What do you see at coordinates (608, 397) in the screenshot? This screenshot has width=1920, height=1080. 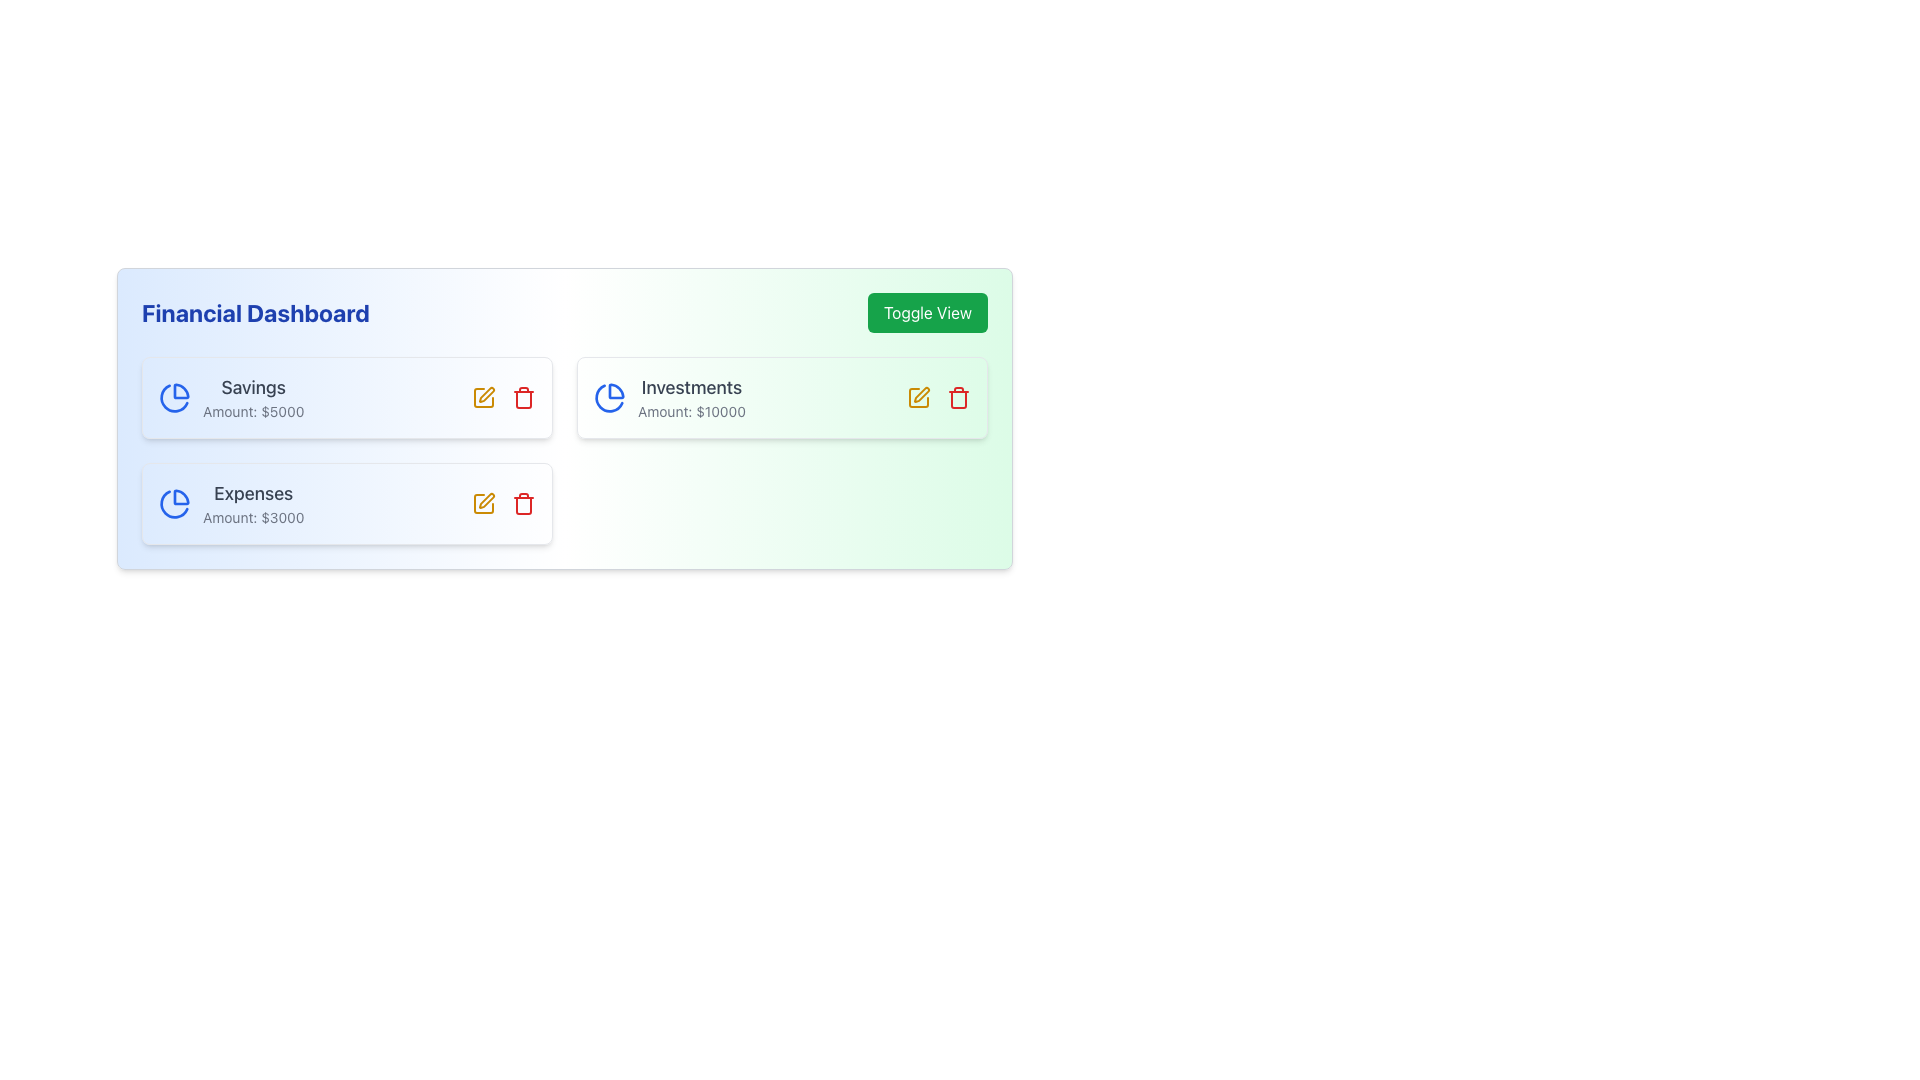 I see `the pie chart icon representing the 'Investments' category, located in the 'Investments' card to the far left of the card, adjacent to the text 'Investments'` at bounding box center [608, 397].